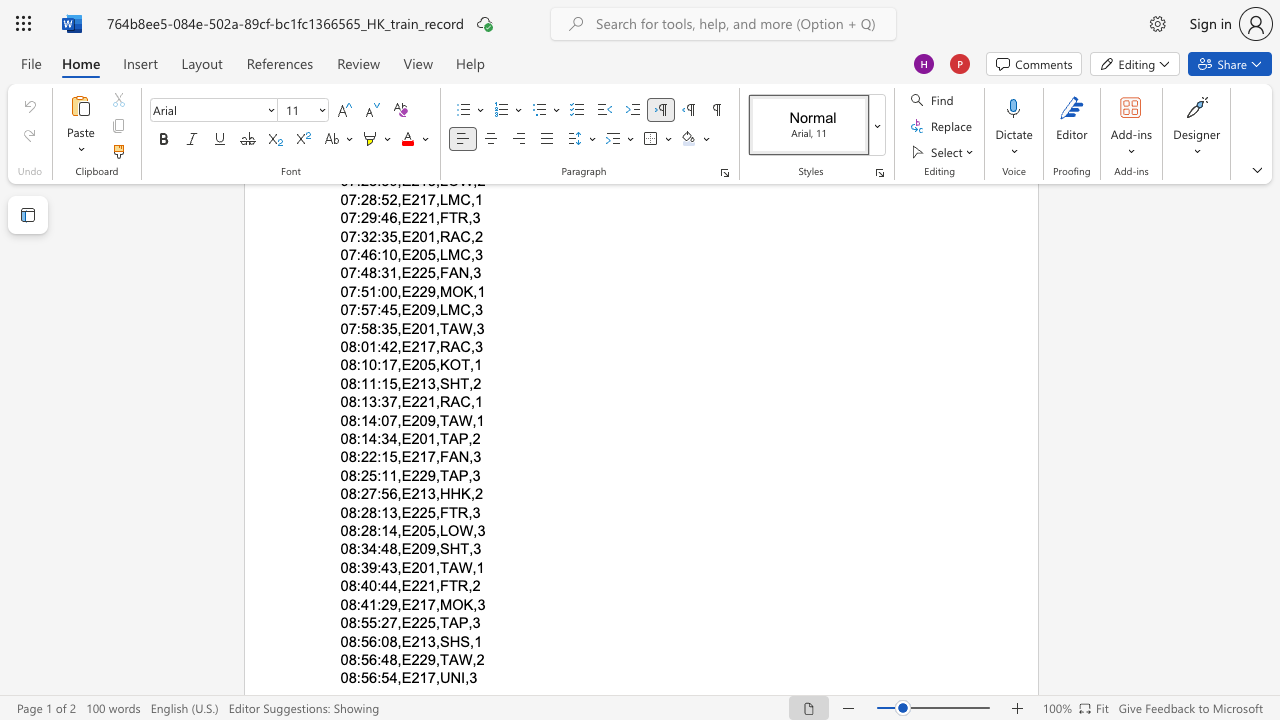  Describe the element at coordinates (348, 457) in the screenshot. I see `the subset text "8:22" within the text "08:22:15,E217,FAN,3"` at that location.